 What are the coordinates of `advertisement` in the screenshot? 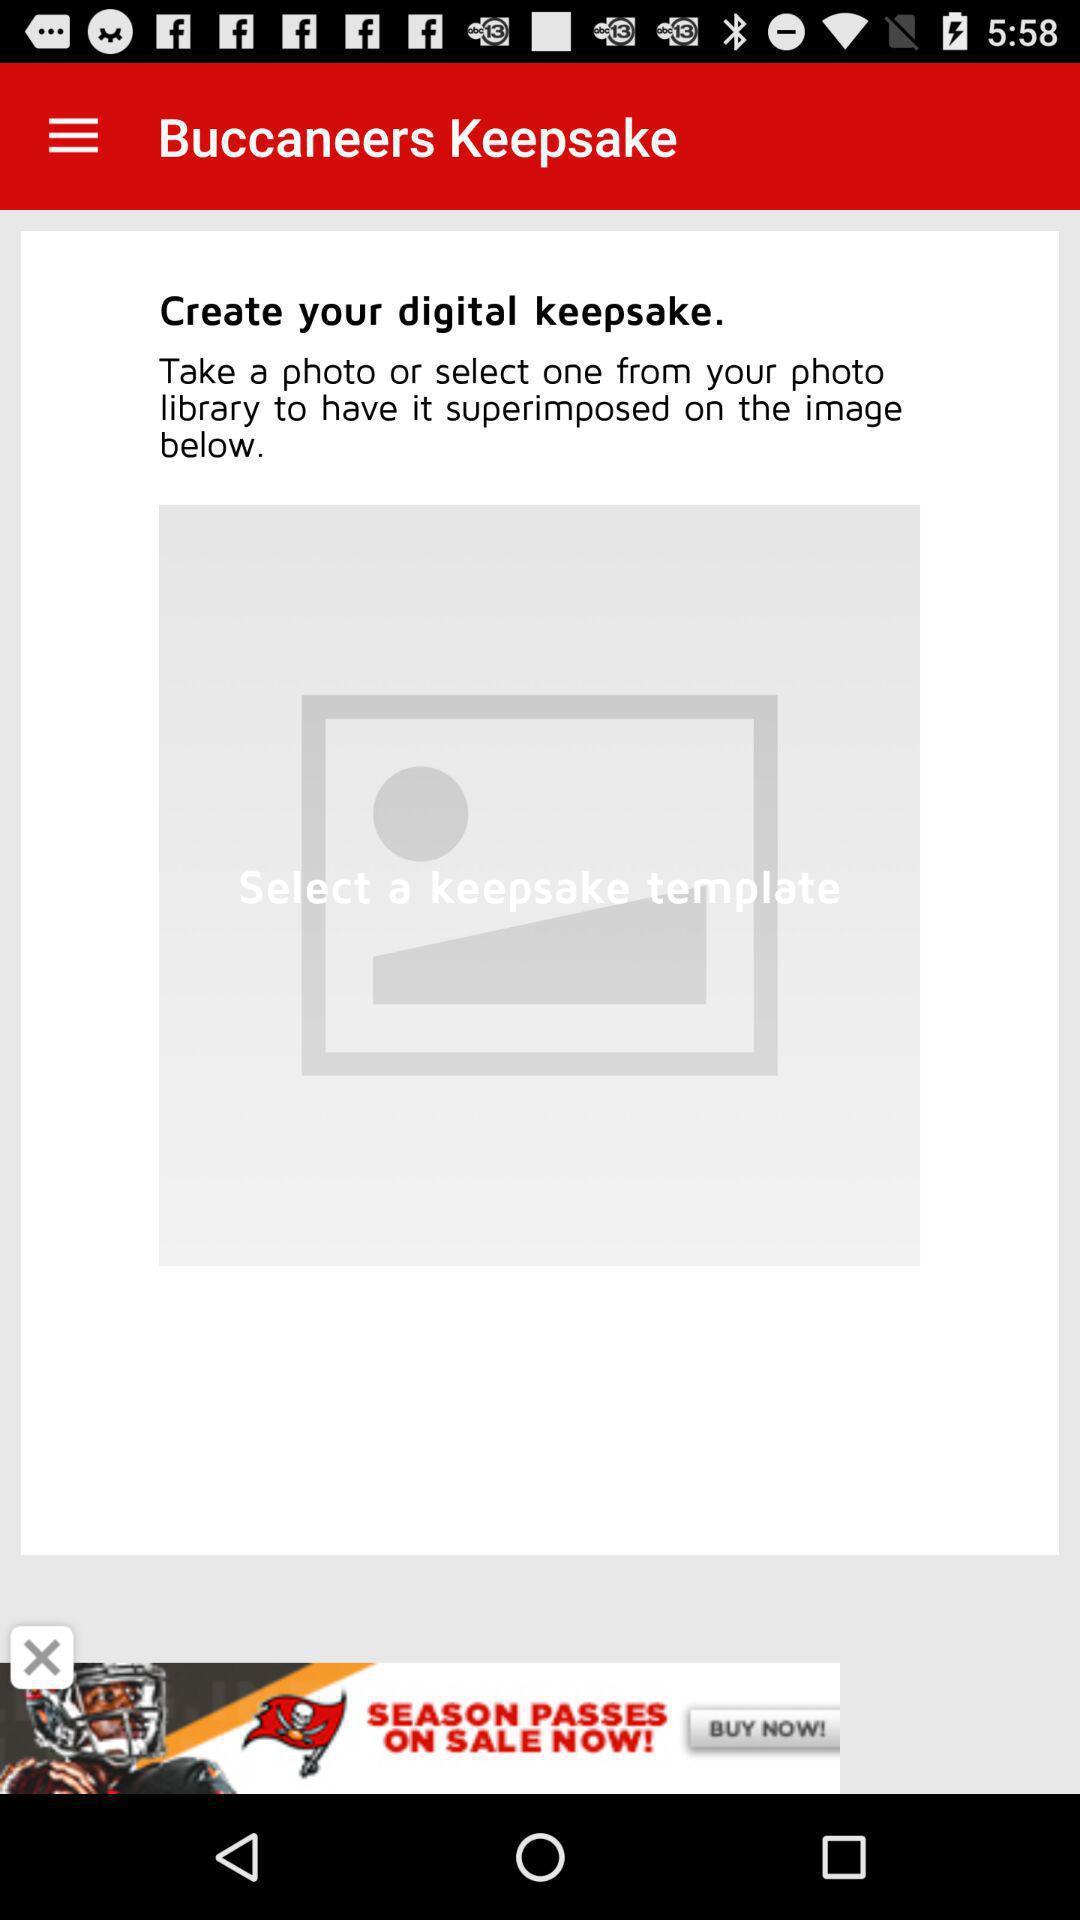 It's located at (42, 1657).